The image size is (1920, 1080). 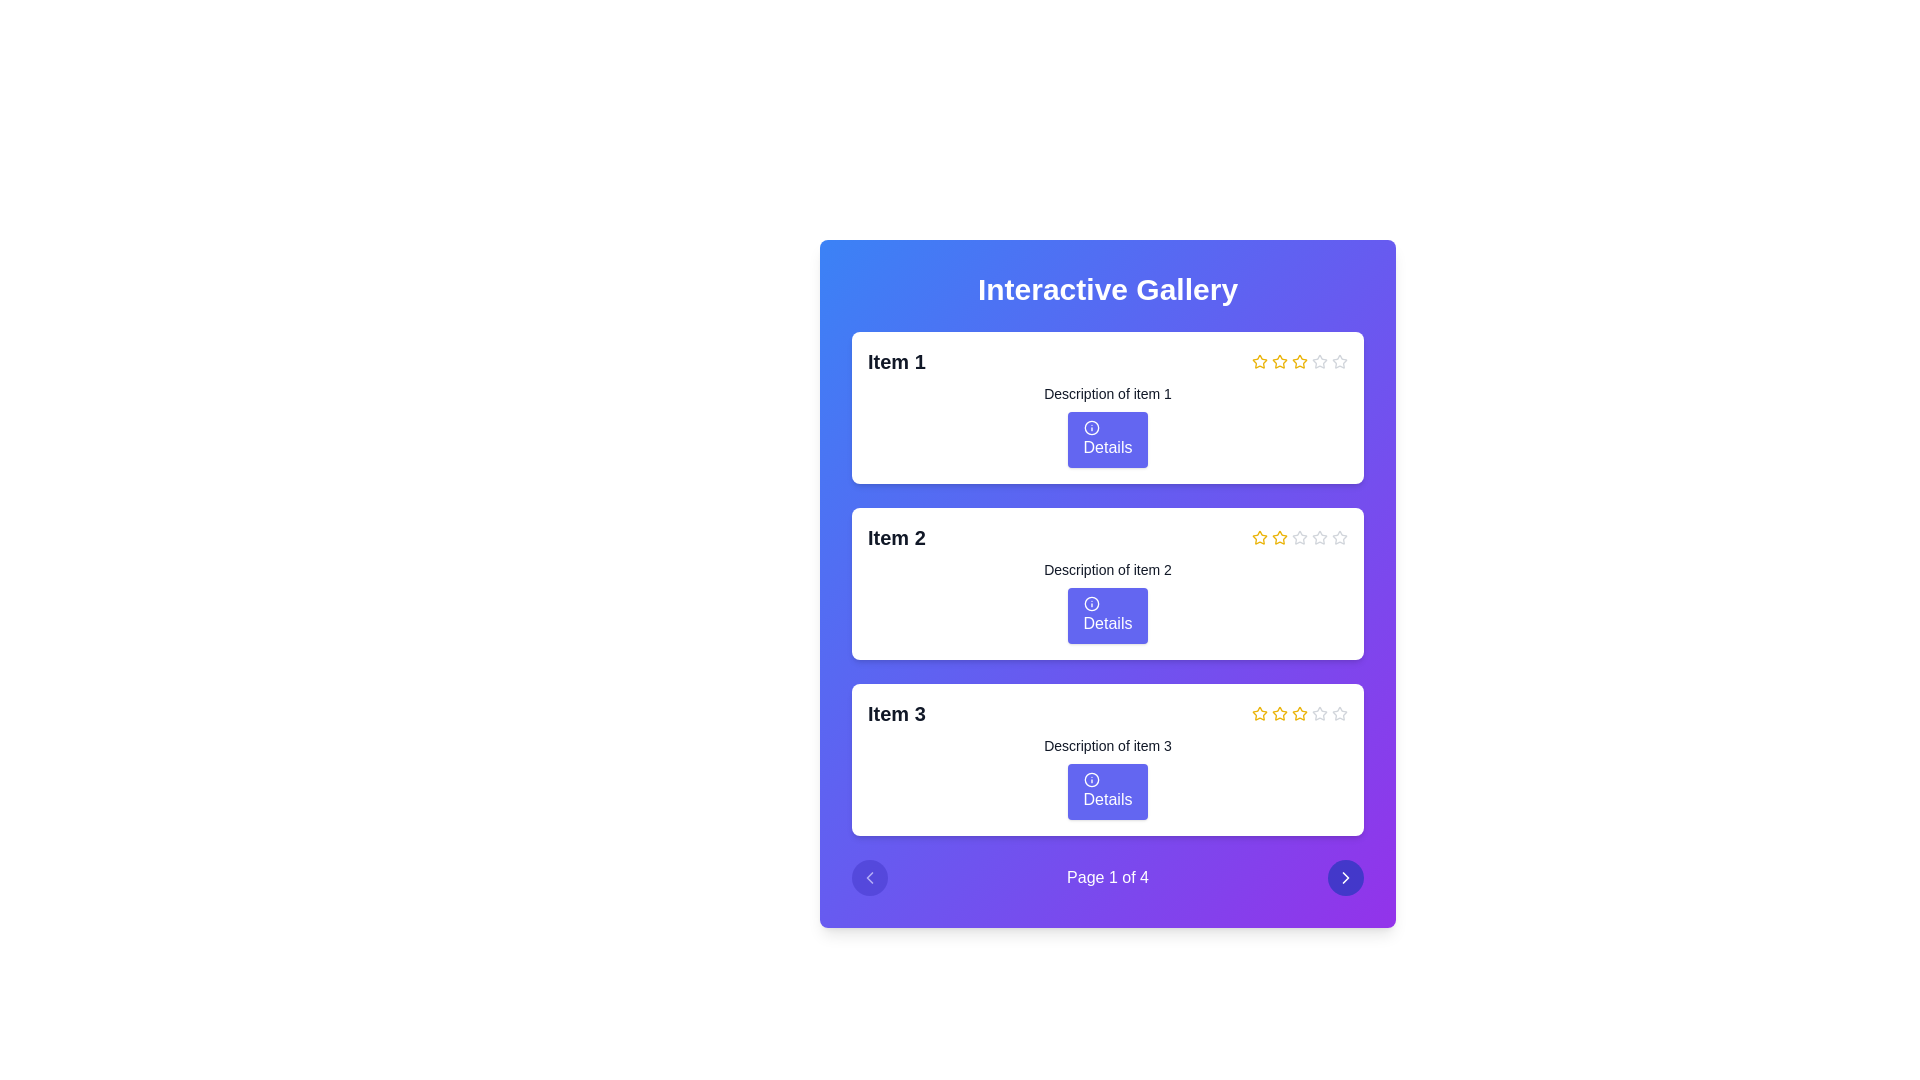 I want to click on the text label displaying 'Page 1 of 4' which is centered at the bottom of the interface with a purple background, so click(x=1107, y=877).